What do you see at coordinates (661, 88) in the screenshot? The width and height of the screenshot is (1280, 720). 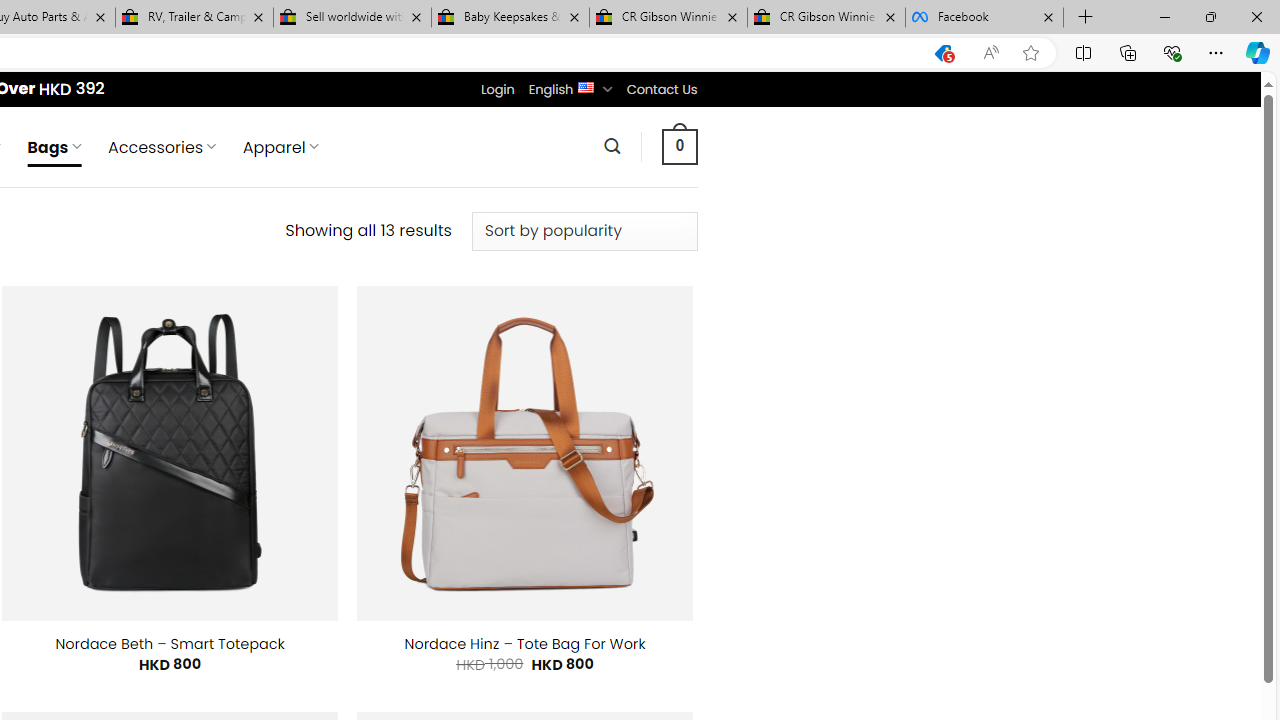 I see `'Contact Us'` at bounding box center [661, 88].